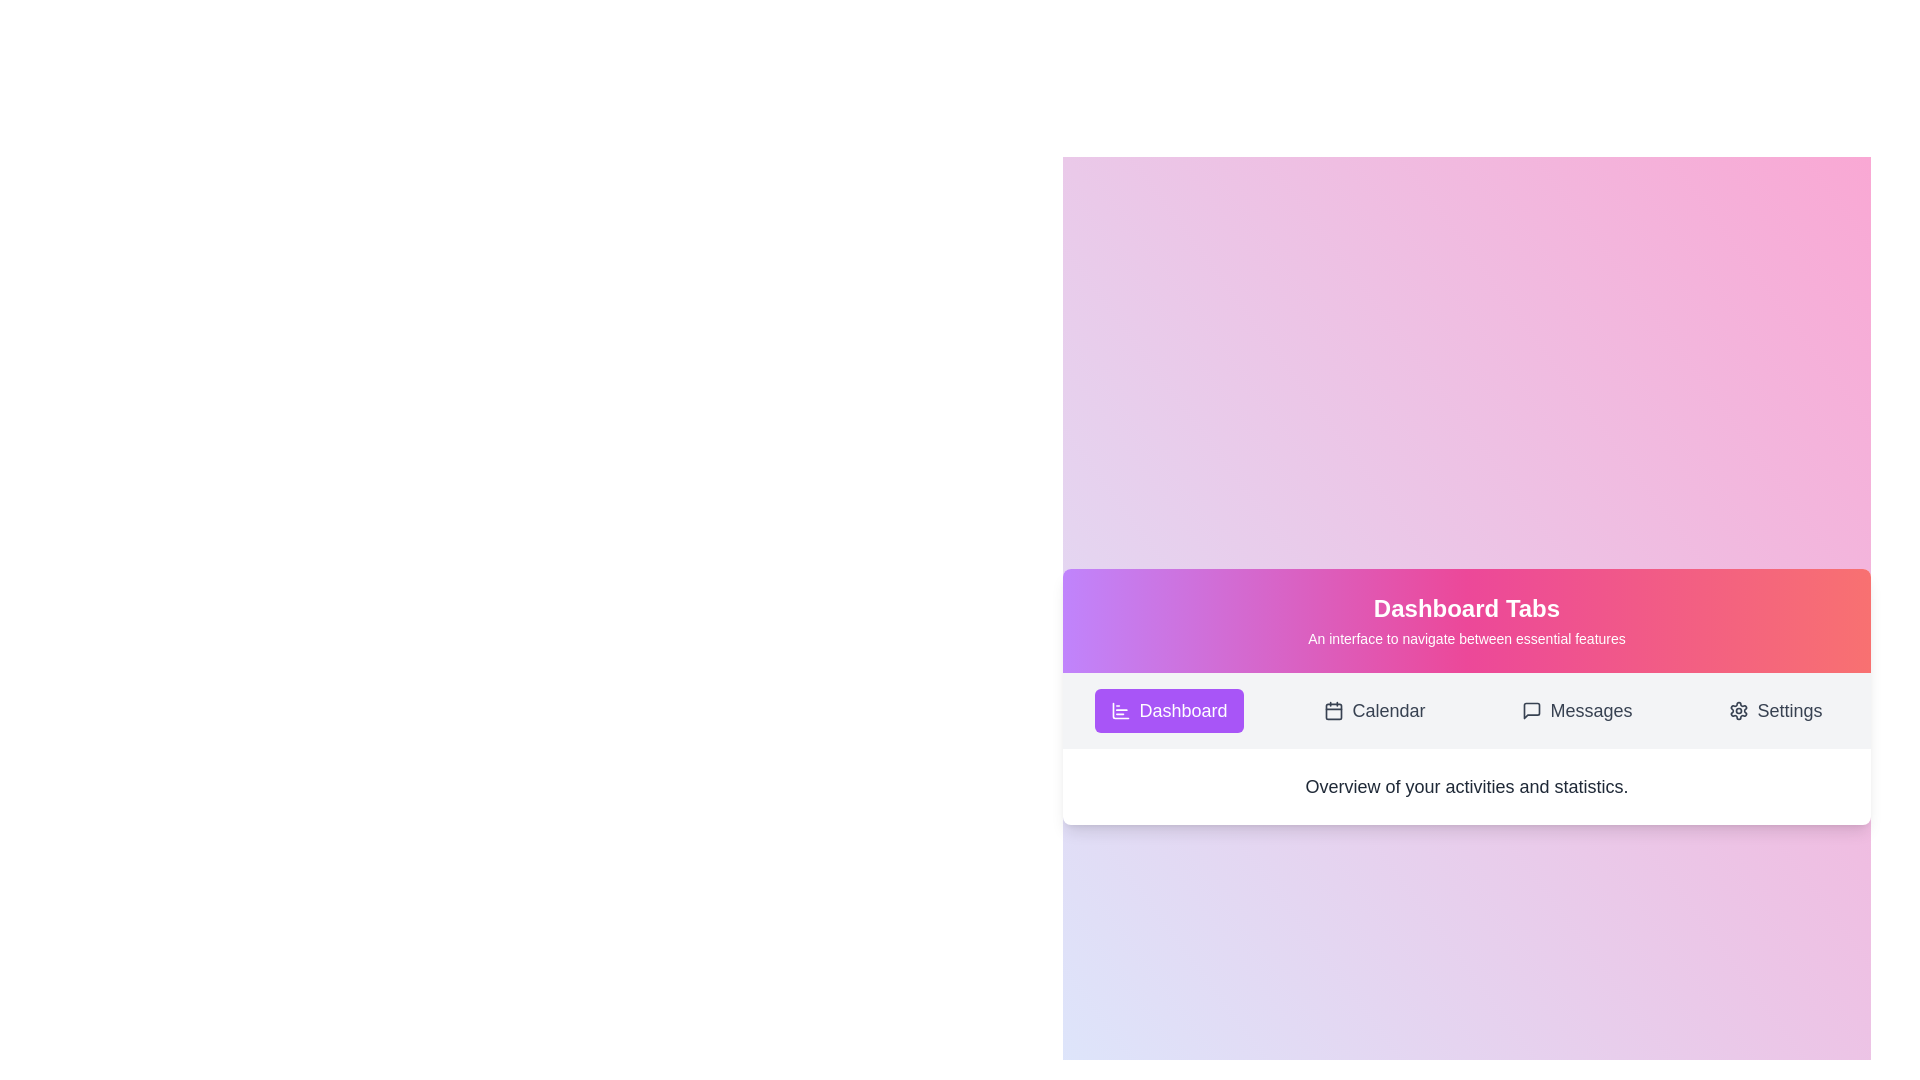 Image resolution: width=1920 pixels, height=1080 pixels. I want to click on the static text label displaying 'An interface to navigate between essential features', so click(1467, 639).